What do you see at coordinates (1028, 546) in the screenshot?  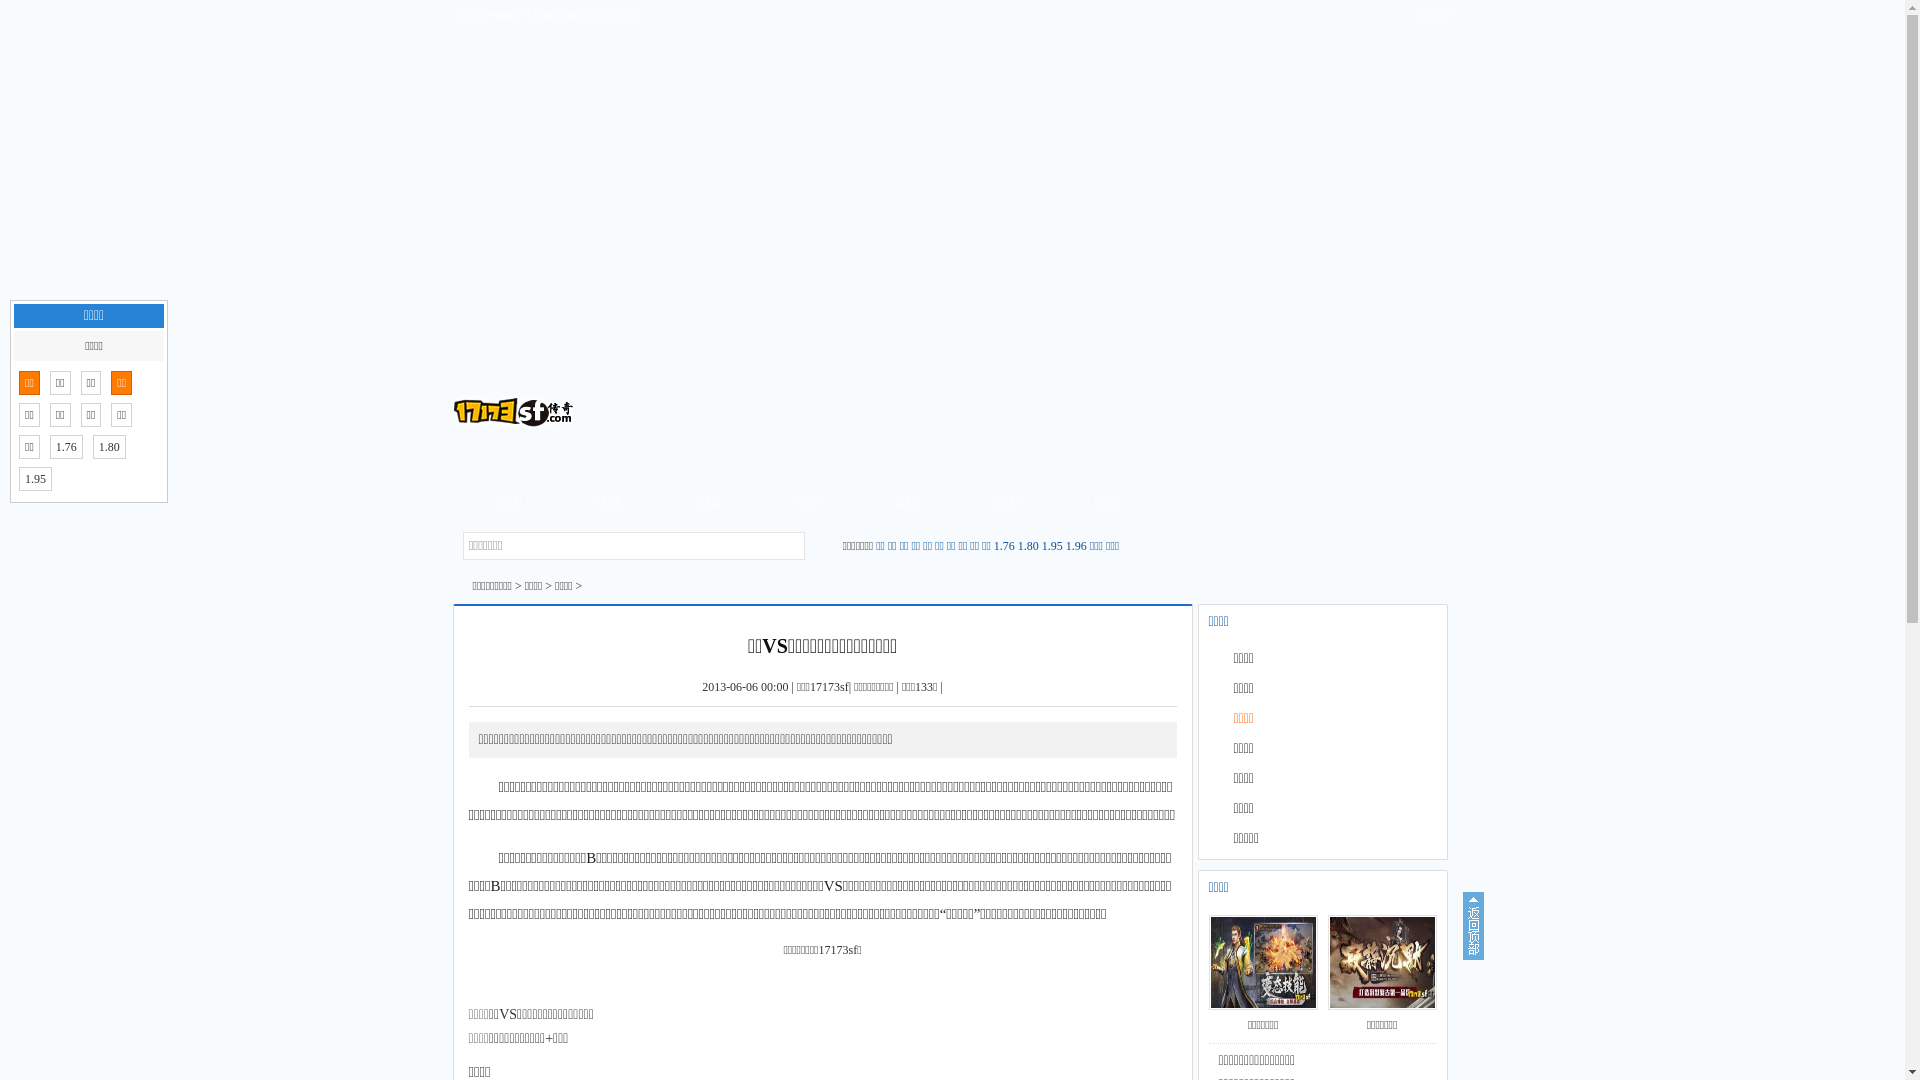 I see `'1.80'` at bounding box center [1028, 546].